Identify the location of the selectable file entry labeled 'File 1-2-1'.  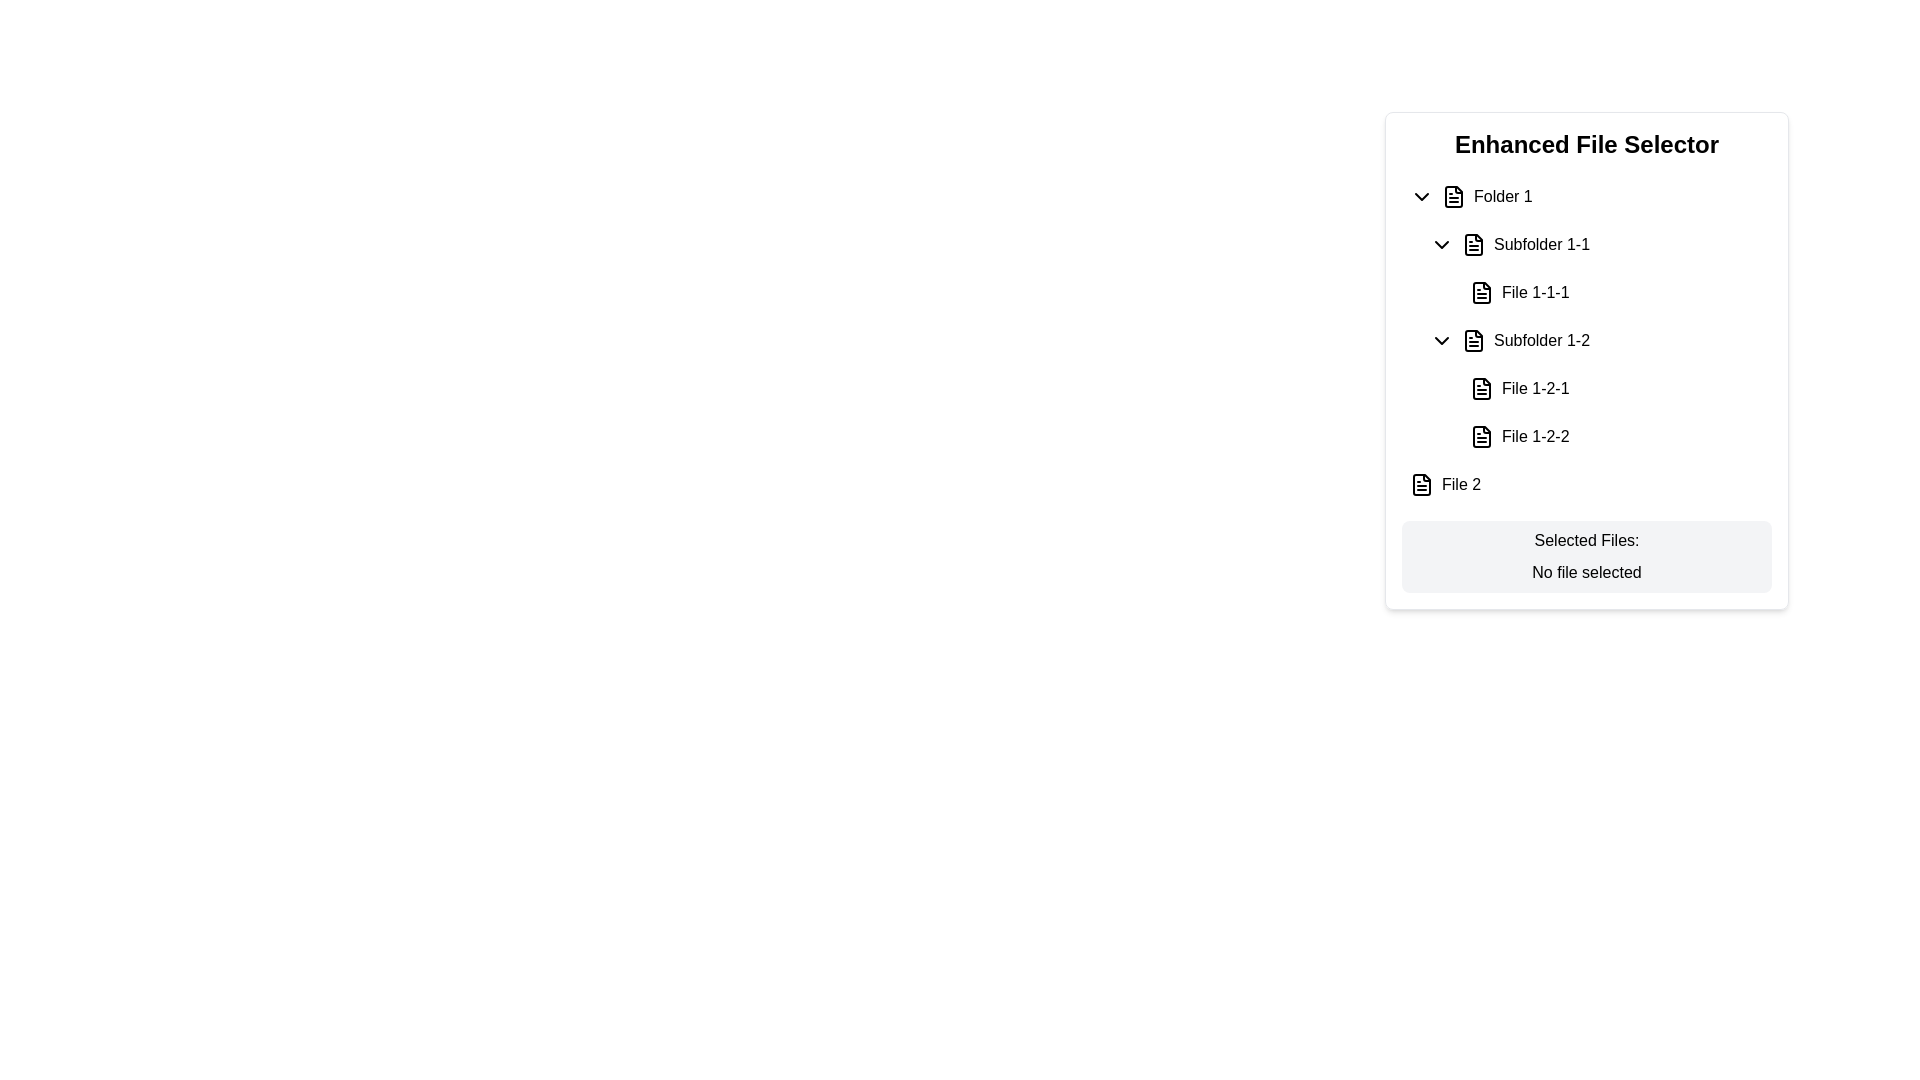
(1596, 389).